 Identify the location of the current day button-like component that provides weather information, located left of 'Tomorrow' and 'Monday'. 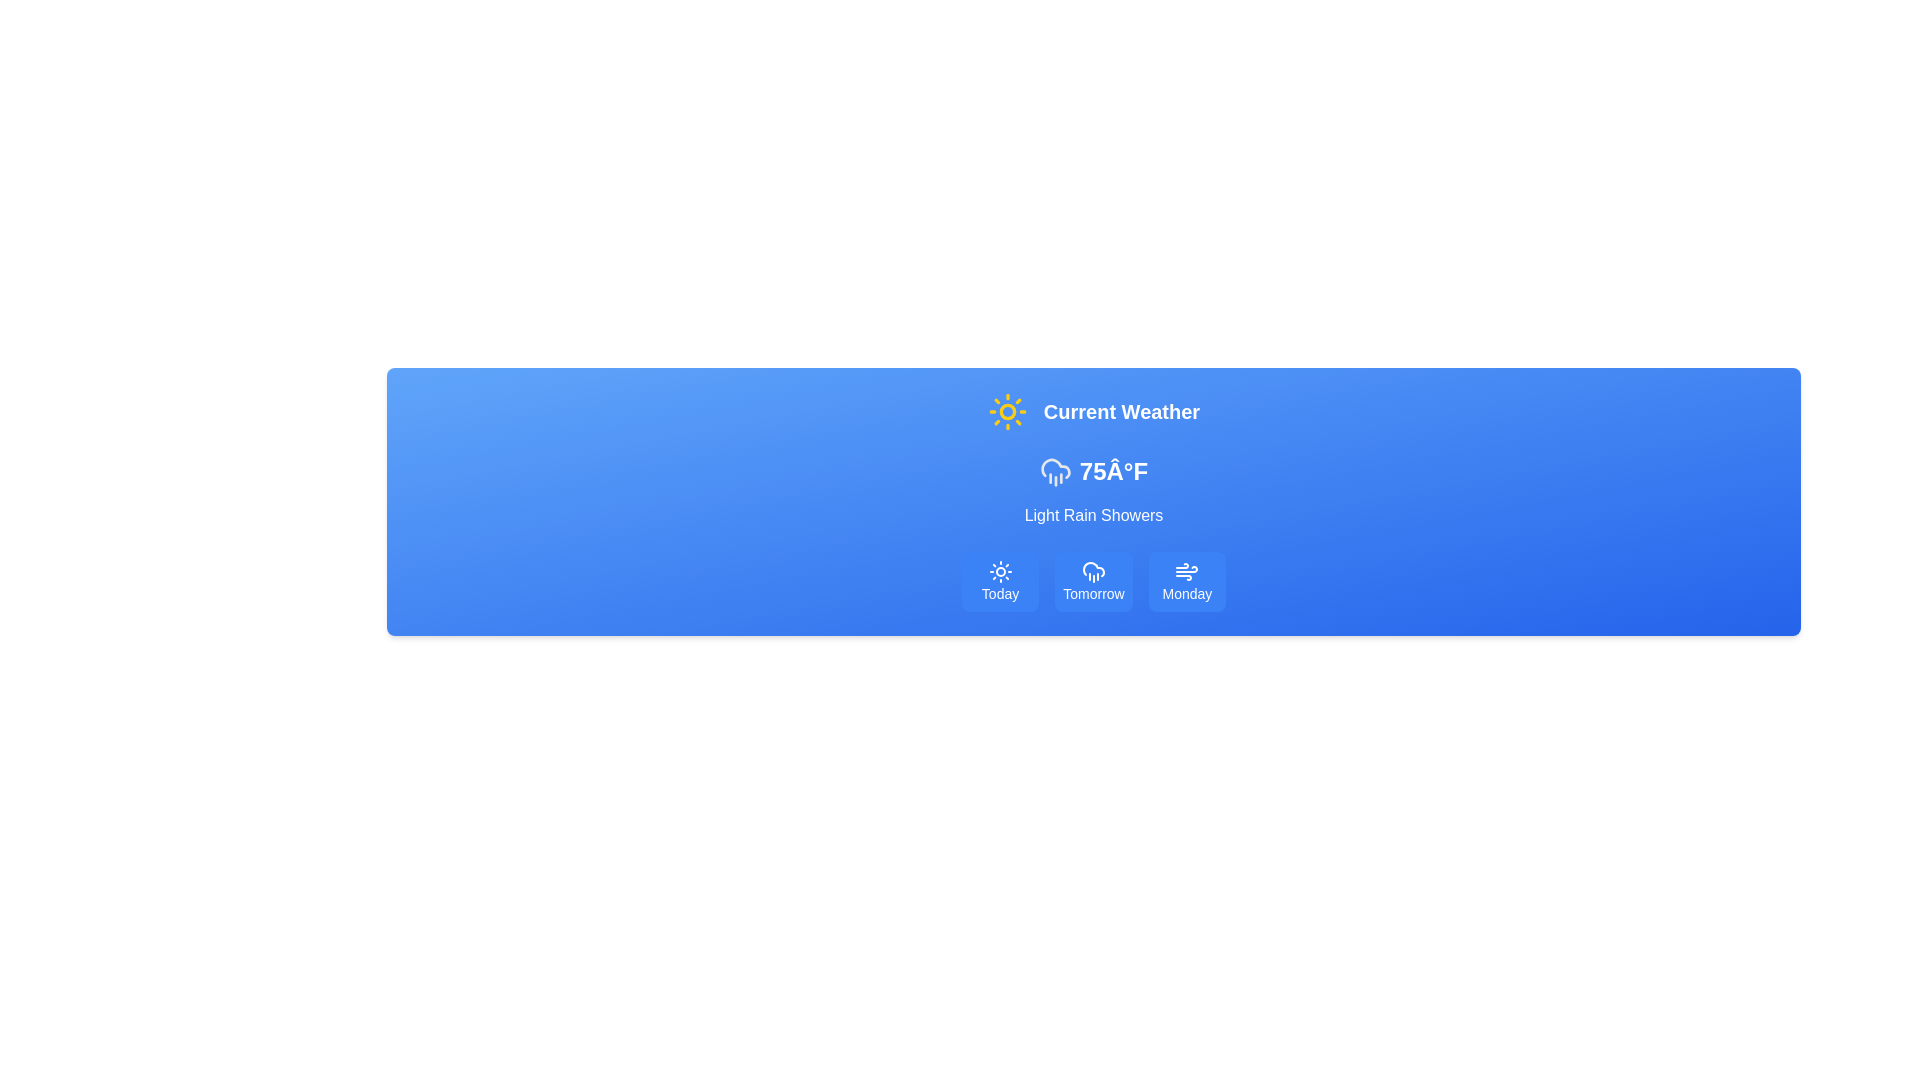
(1000, 582).